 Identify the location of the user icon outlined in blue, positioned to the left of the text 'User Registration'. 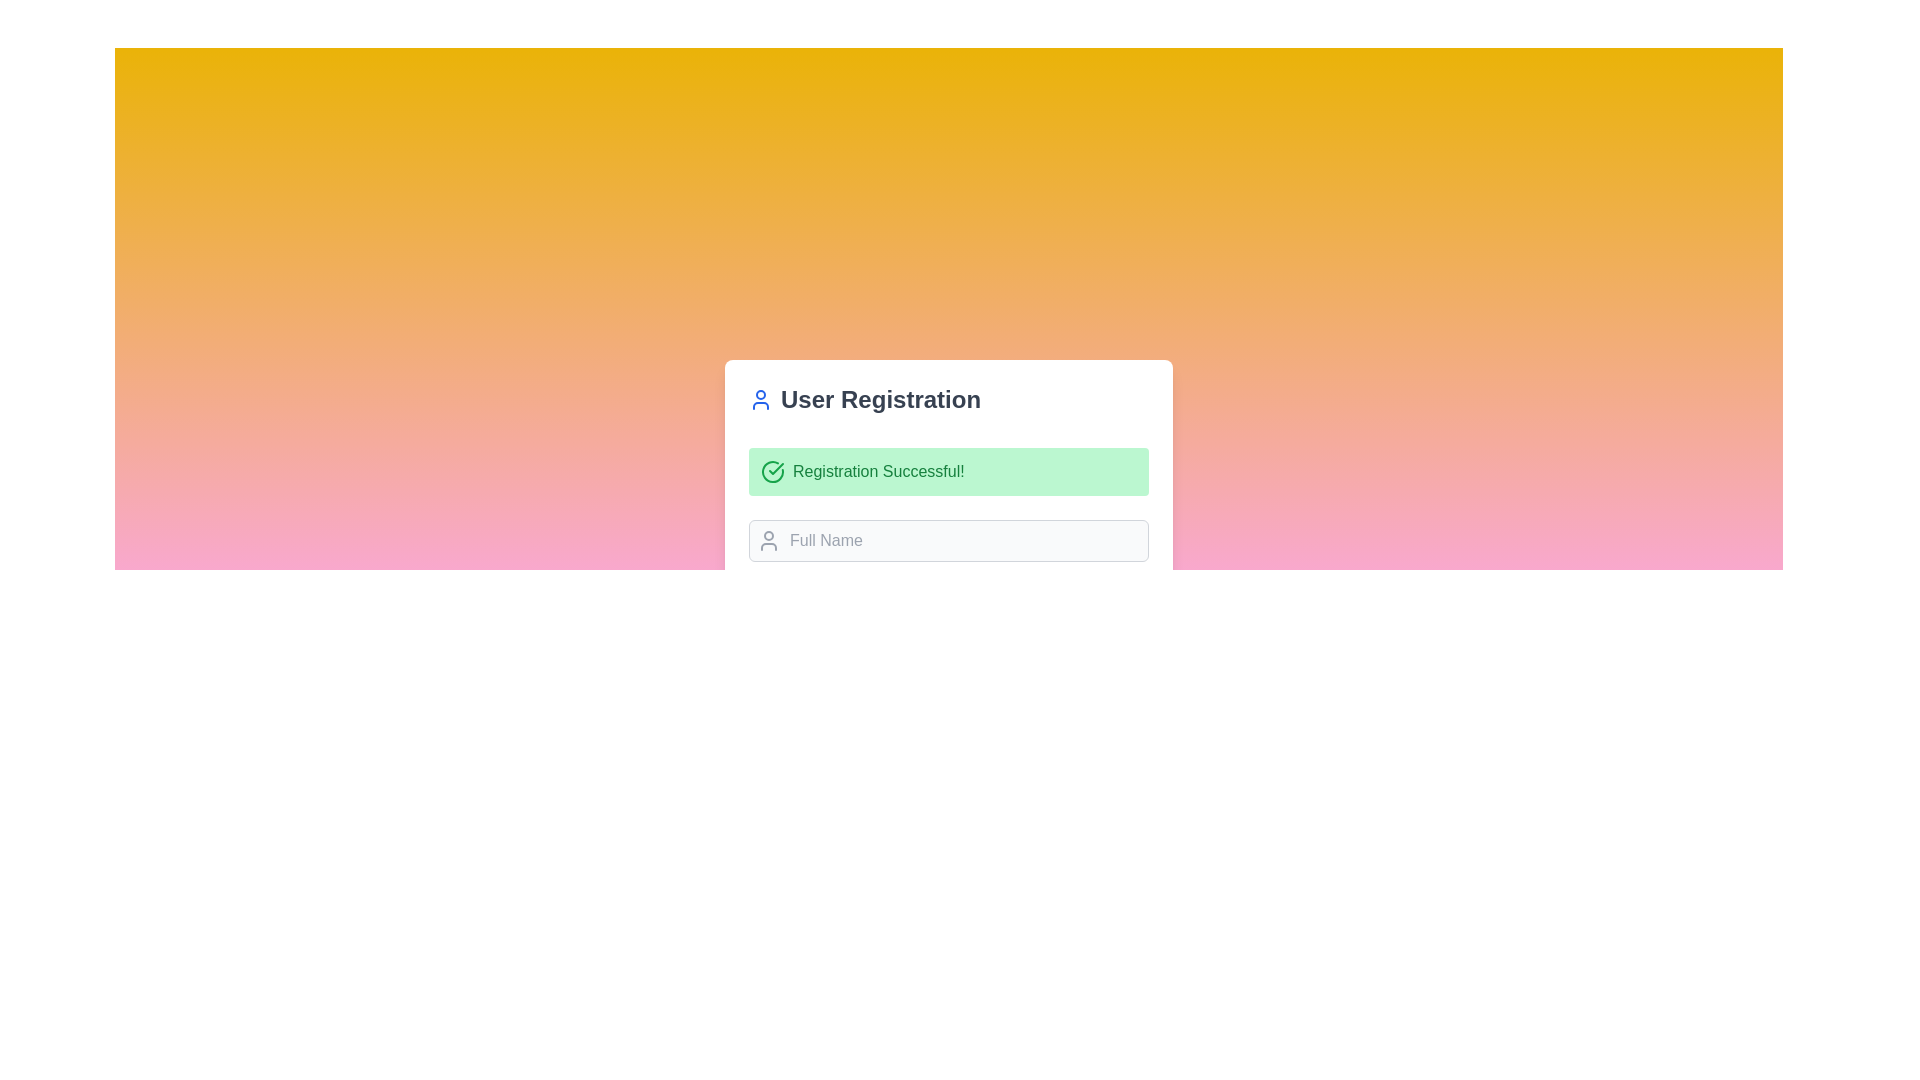
(760, 400).